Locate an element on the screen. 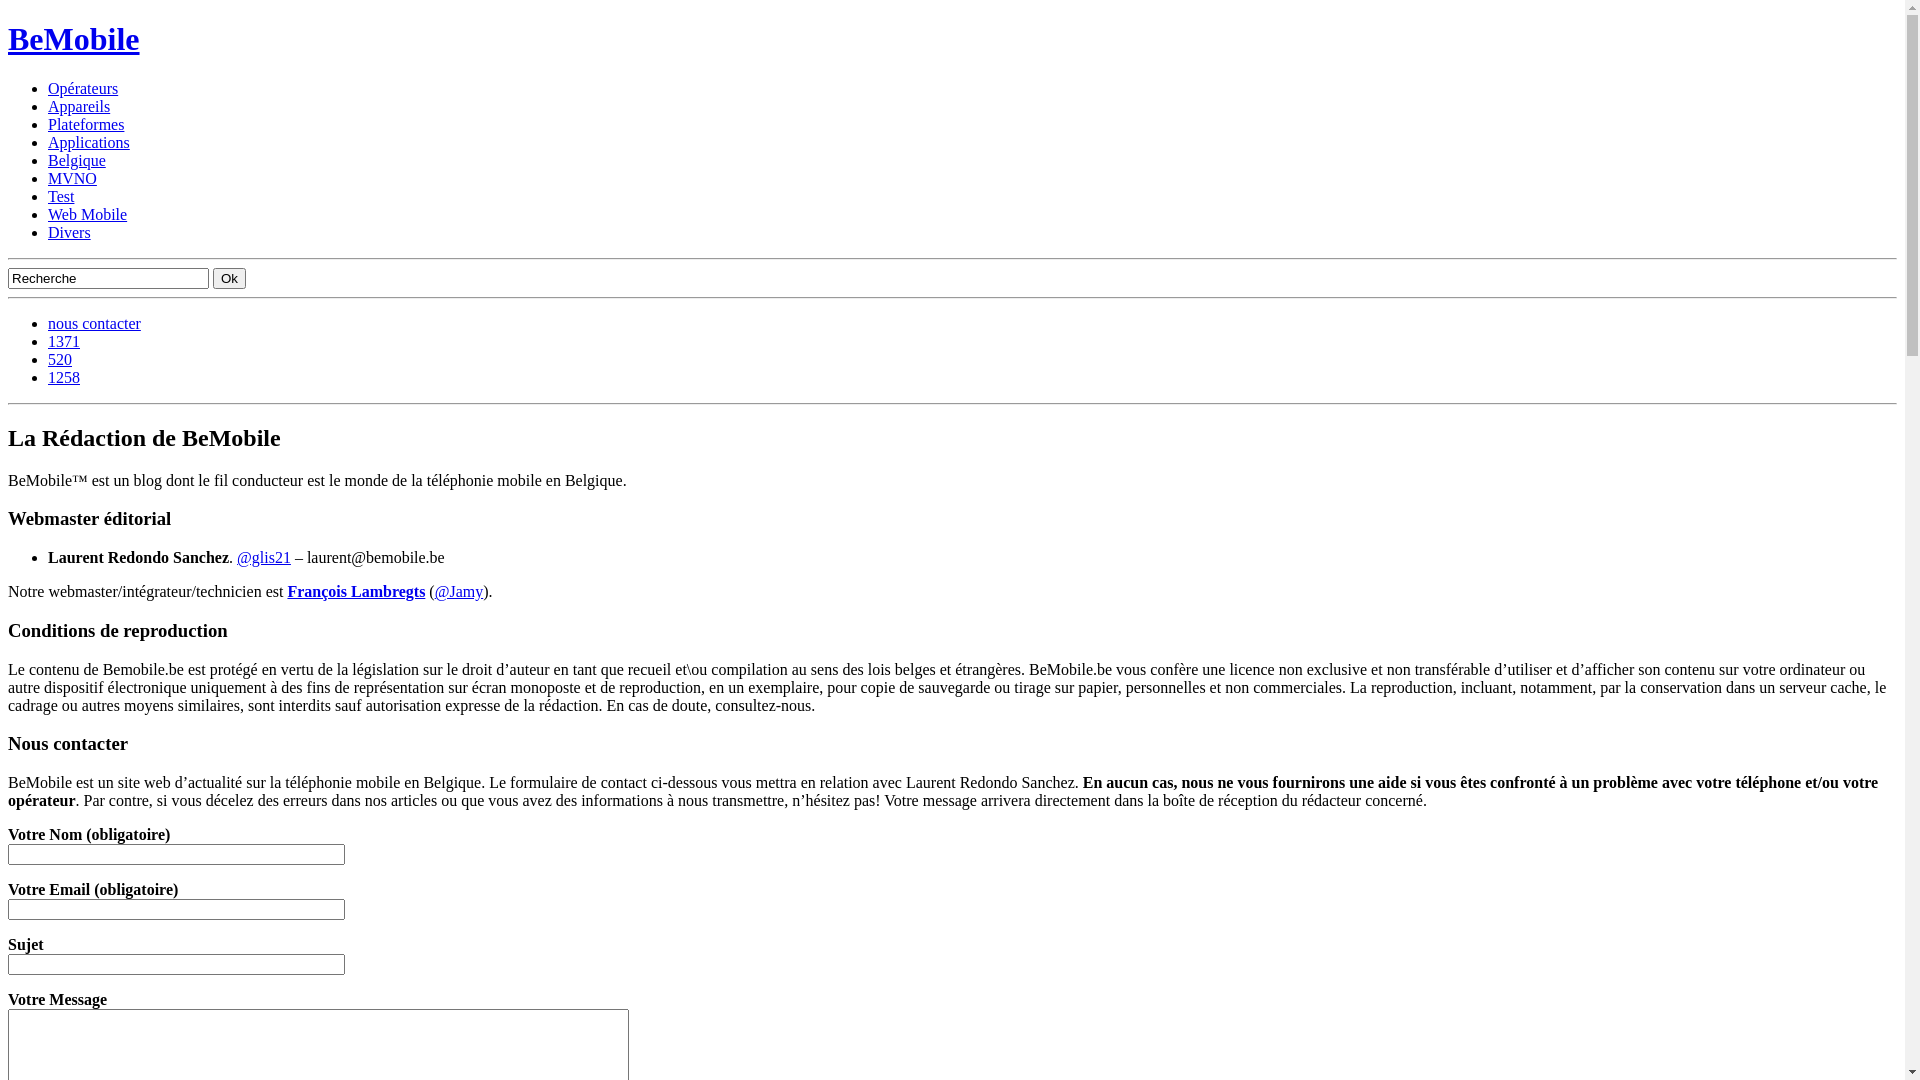 Image resolution: width=1920 pixels, height=1080 pixels. 'MVNO' is located at coordinates (72, 177).